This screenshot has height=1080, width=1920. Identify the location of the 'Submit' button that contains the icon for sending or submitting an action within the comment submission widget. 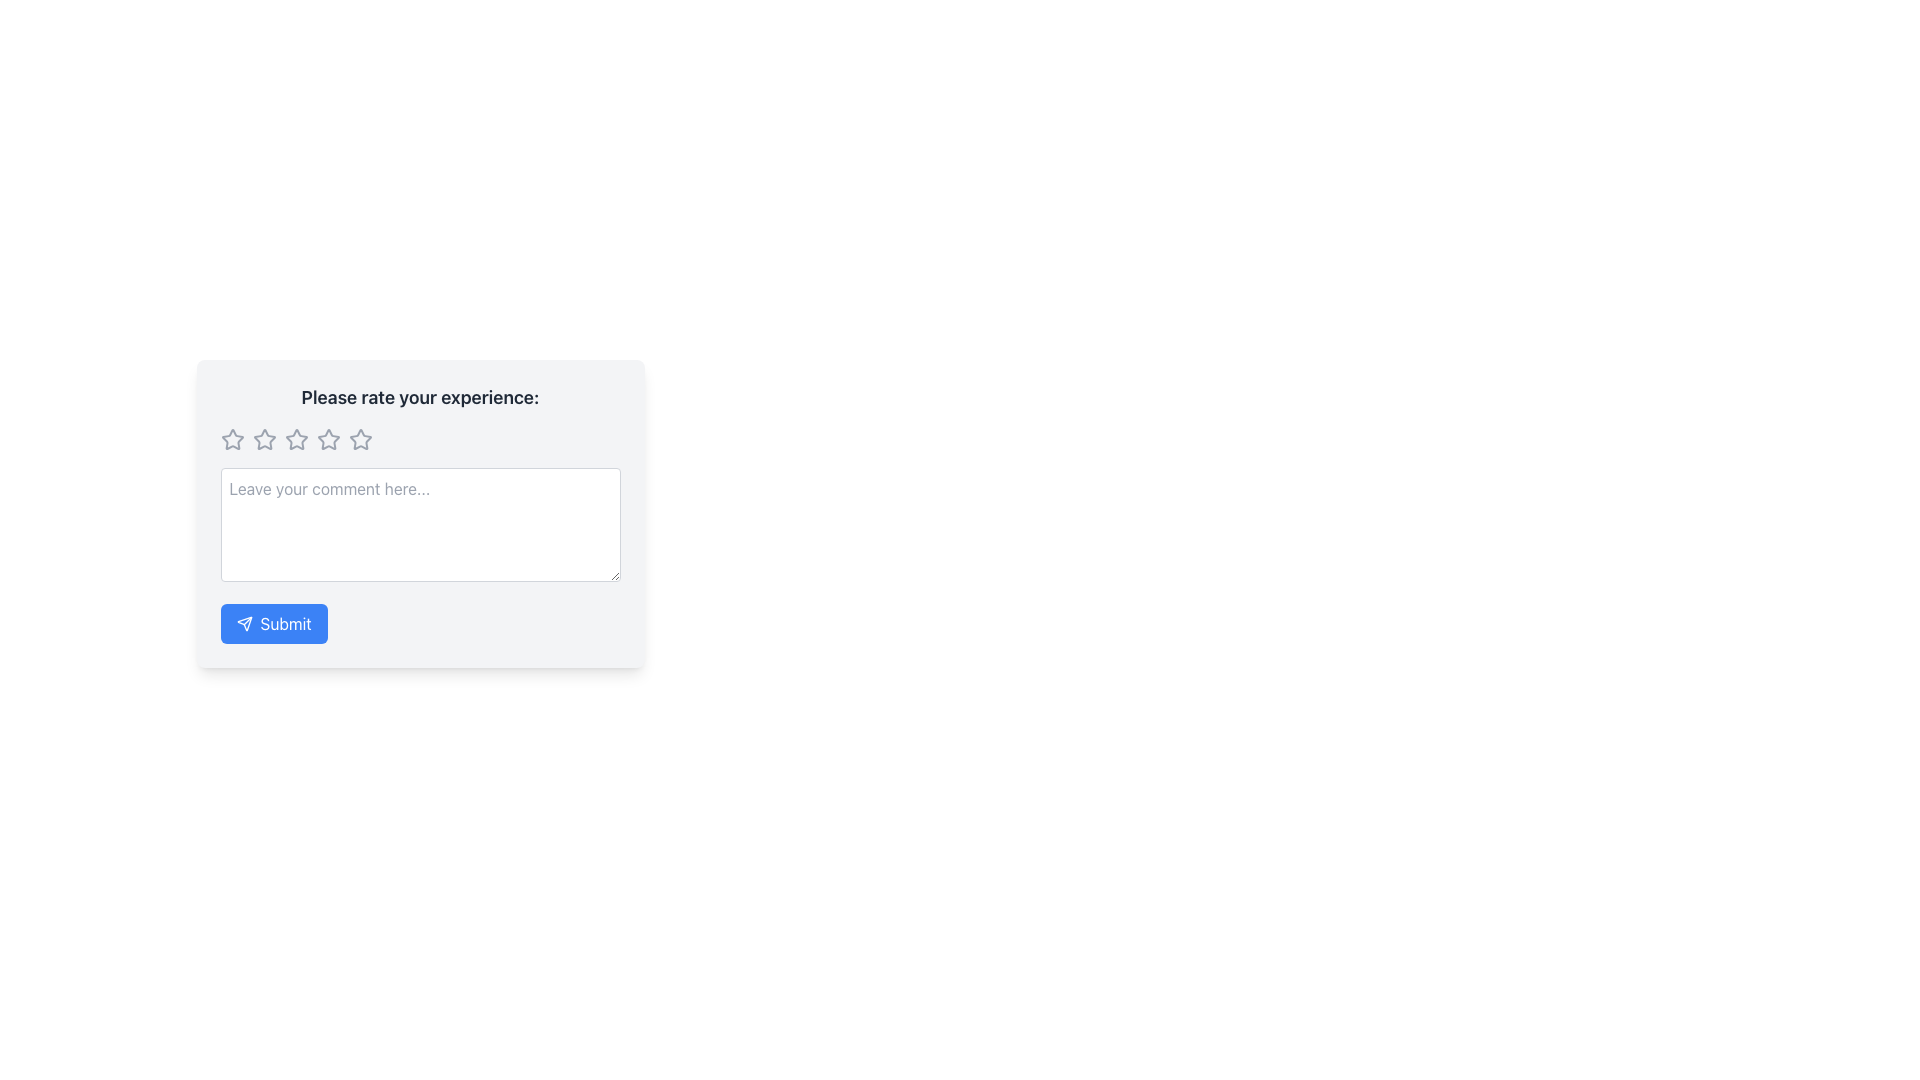
(243, 623).